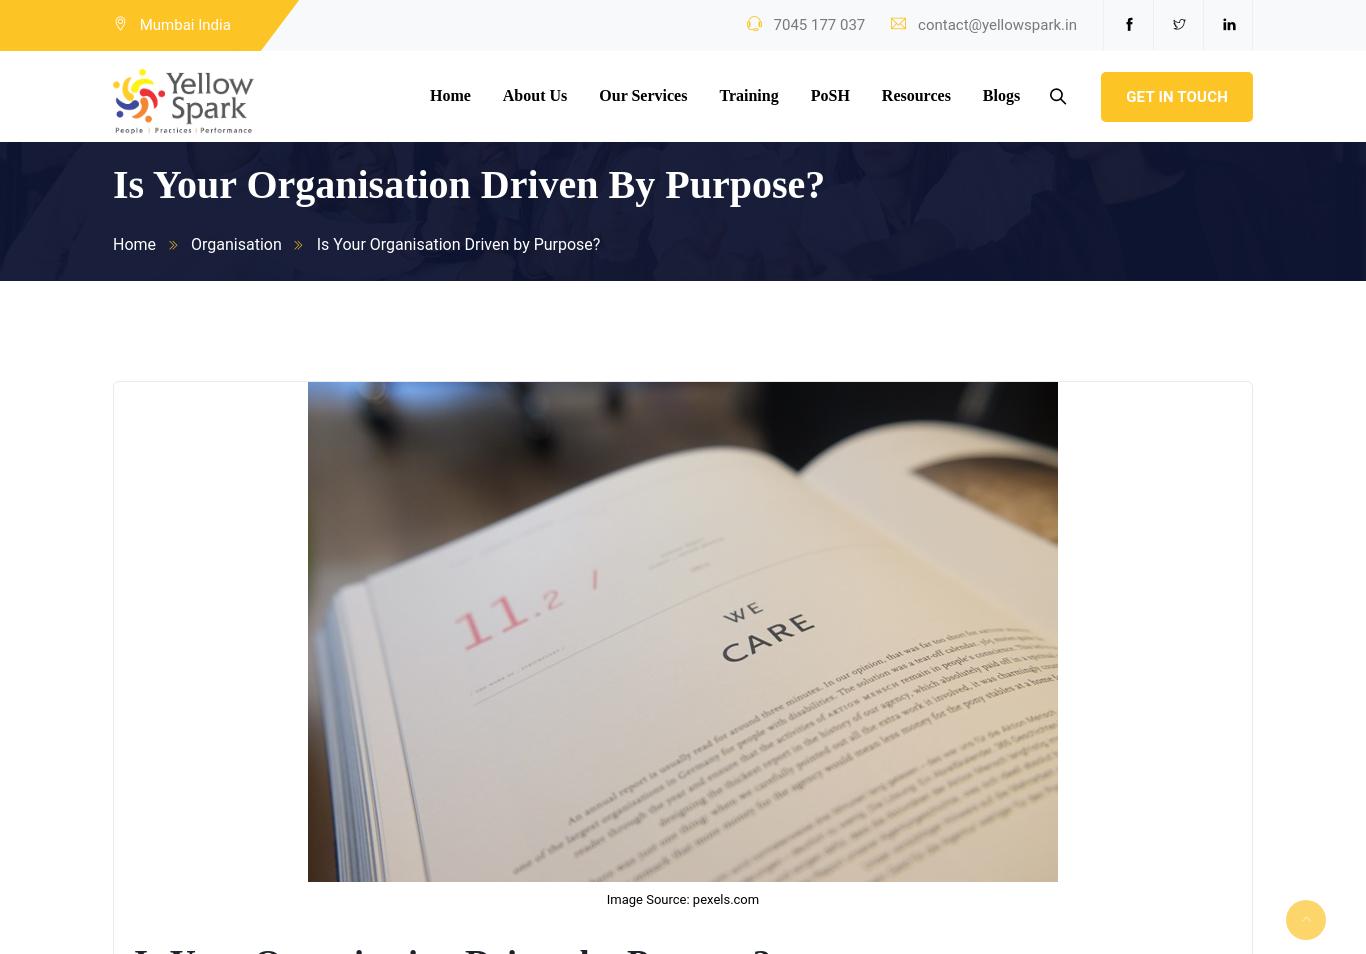  Describe the element at coordinates (681, 898) in the screenshot. I see `'Image Source: pexels.com'` at that location.